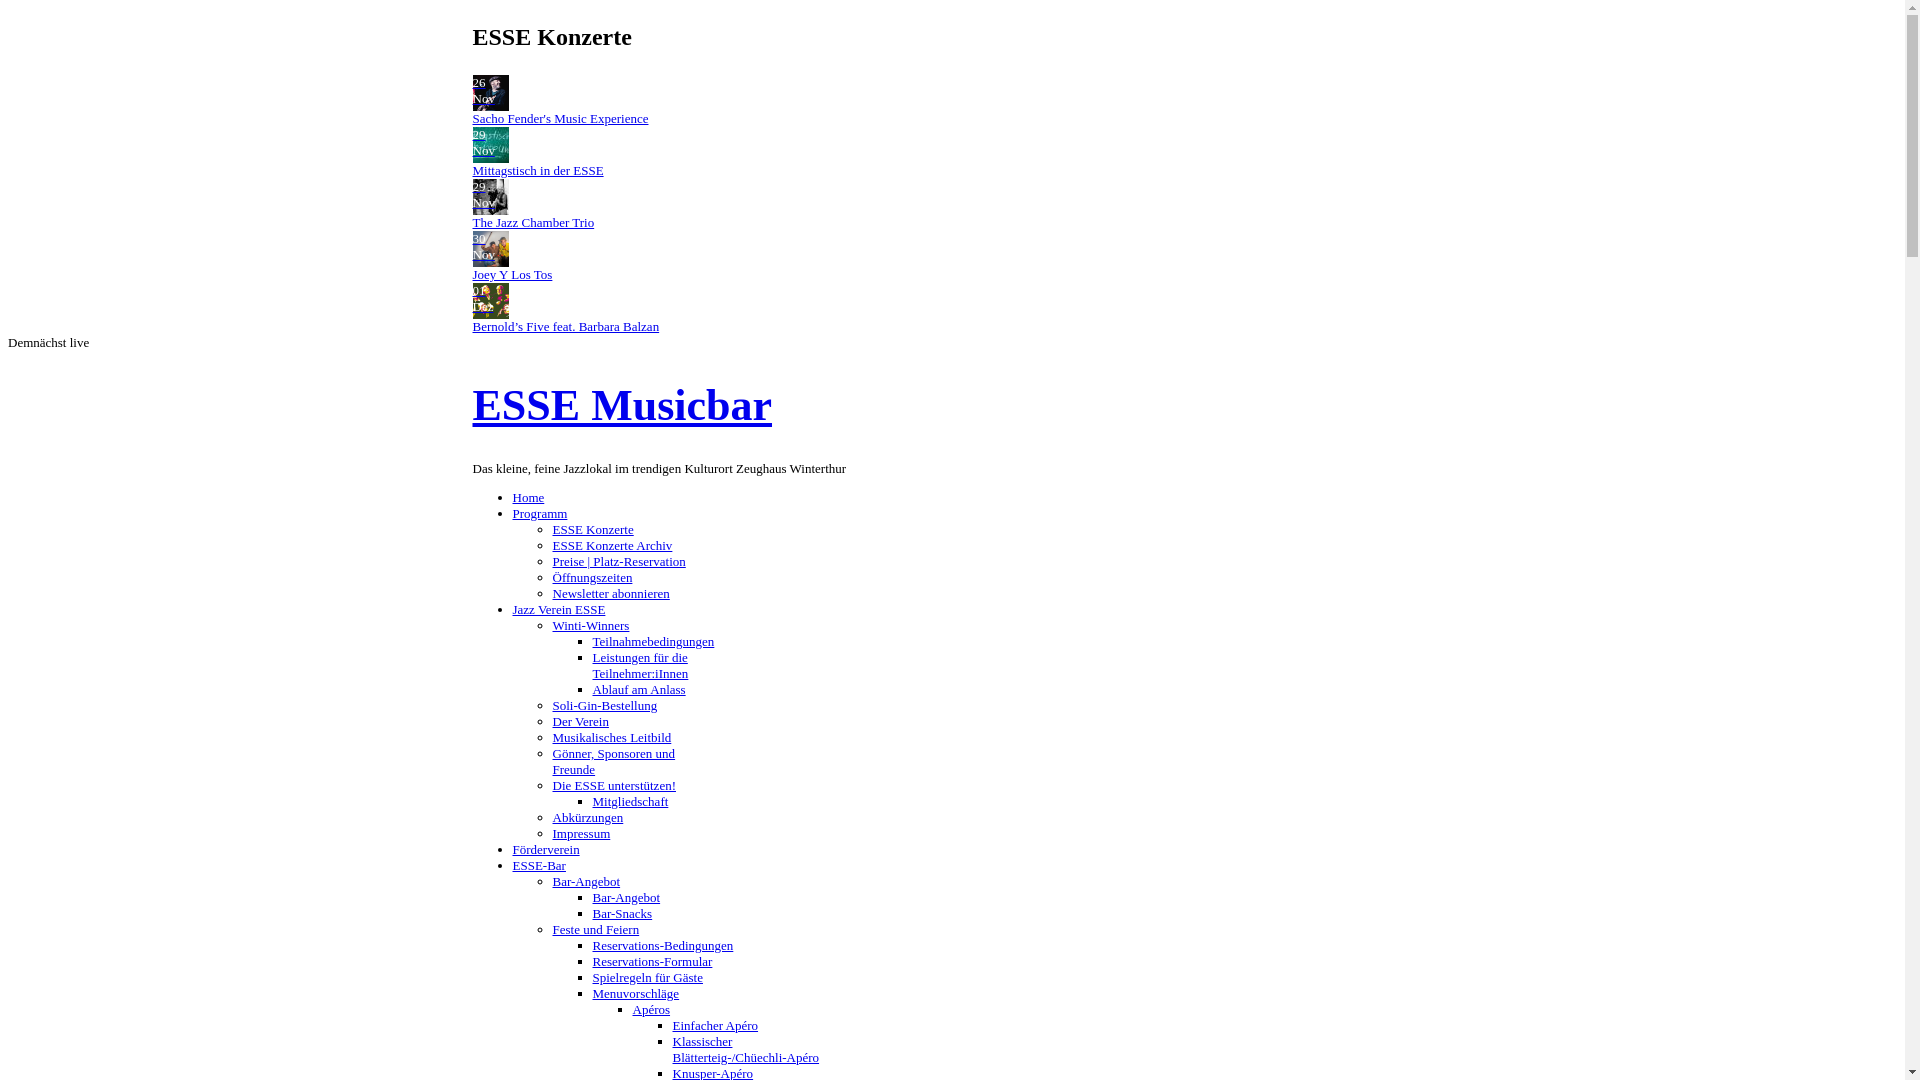 This screenshot has width=1920, height=1080. I want to click on 'Soli-Gin-Bestellung', so click(603, 704).